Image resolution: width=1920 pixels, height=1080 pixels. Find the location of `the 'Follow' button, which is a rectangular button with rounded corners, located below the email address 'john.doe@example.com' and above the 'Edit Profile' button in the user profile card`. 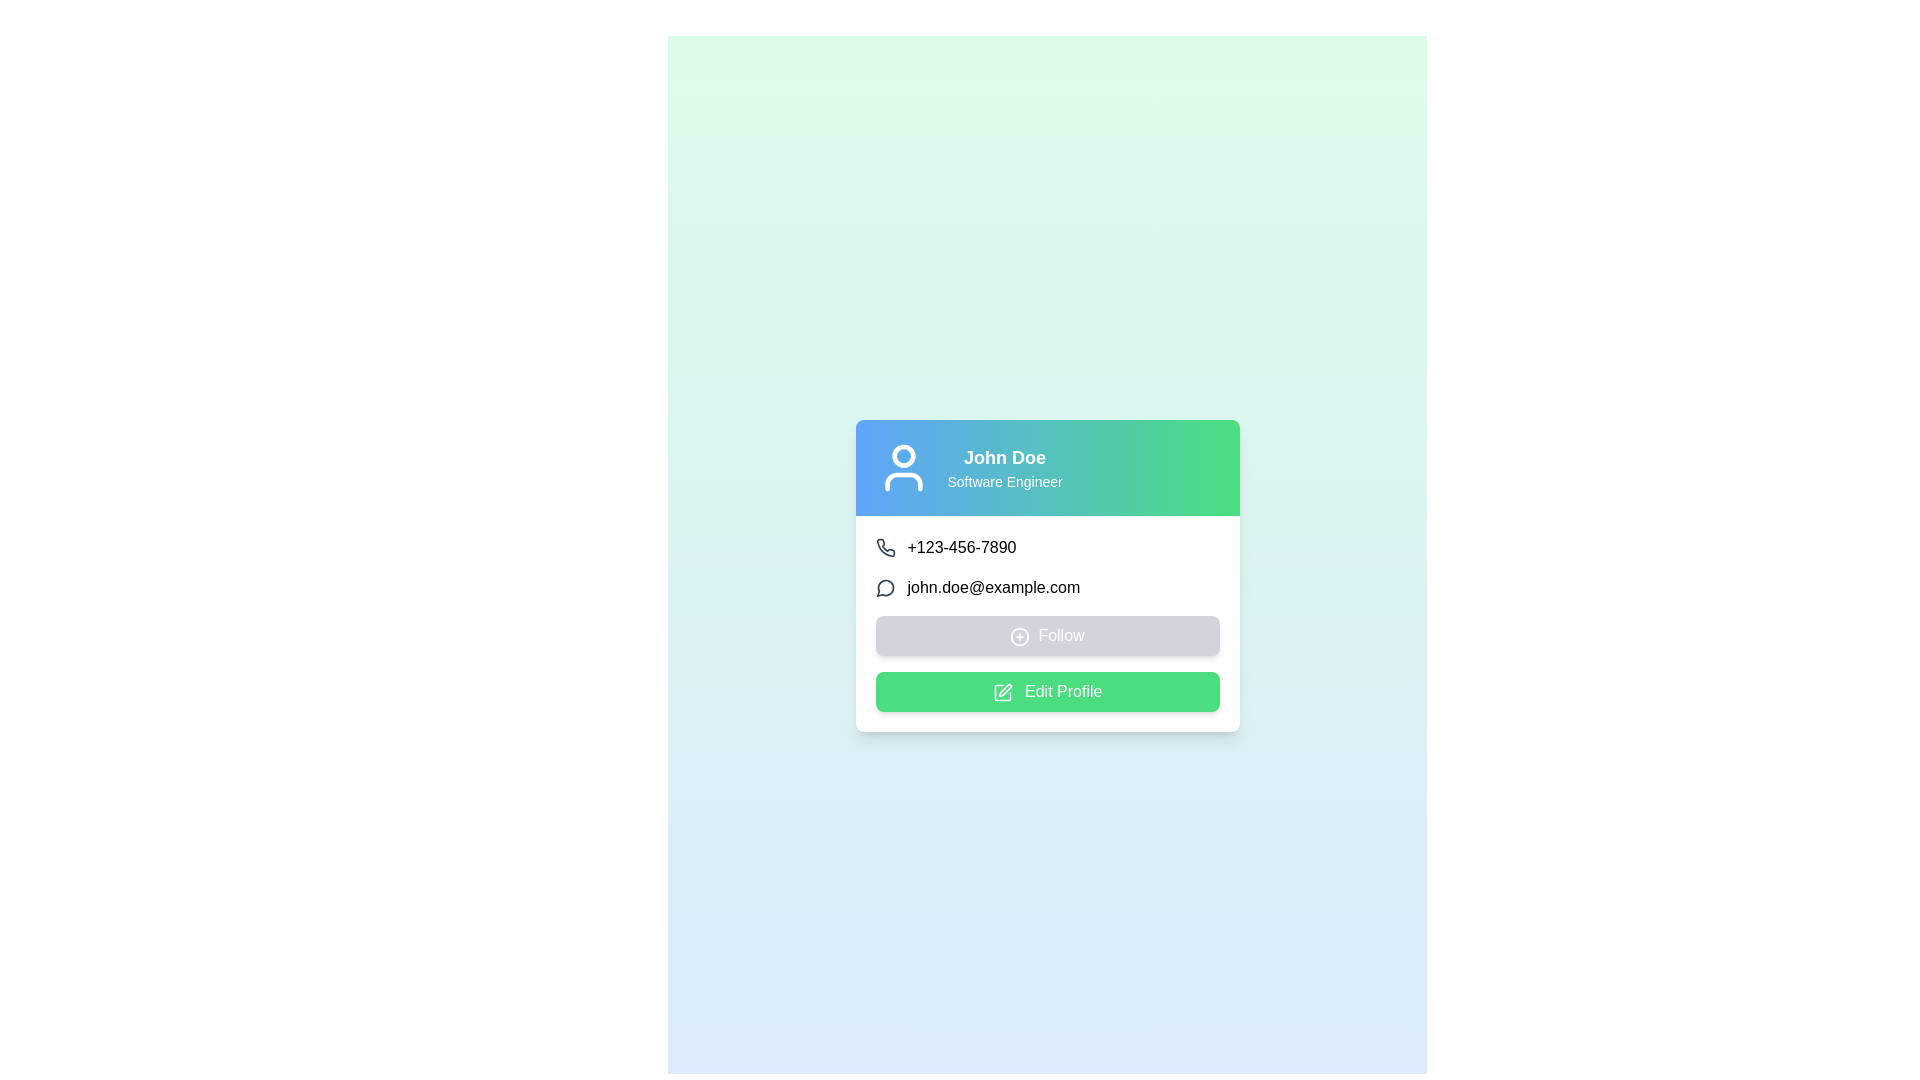

the 'Follow' button, which is a rectangular button with rounded corners, located below the email address 'john.doe@example.com' and above the 'Edit Profile' button in the user profile card is located at coordinates (1046, 636).